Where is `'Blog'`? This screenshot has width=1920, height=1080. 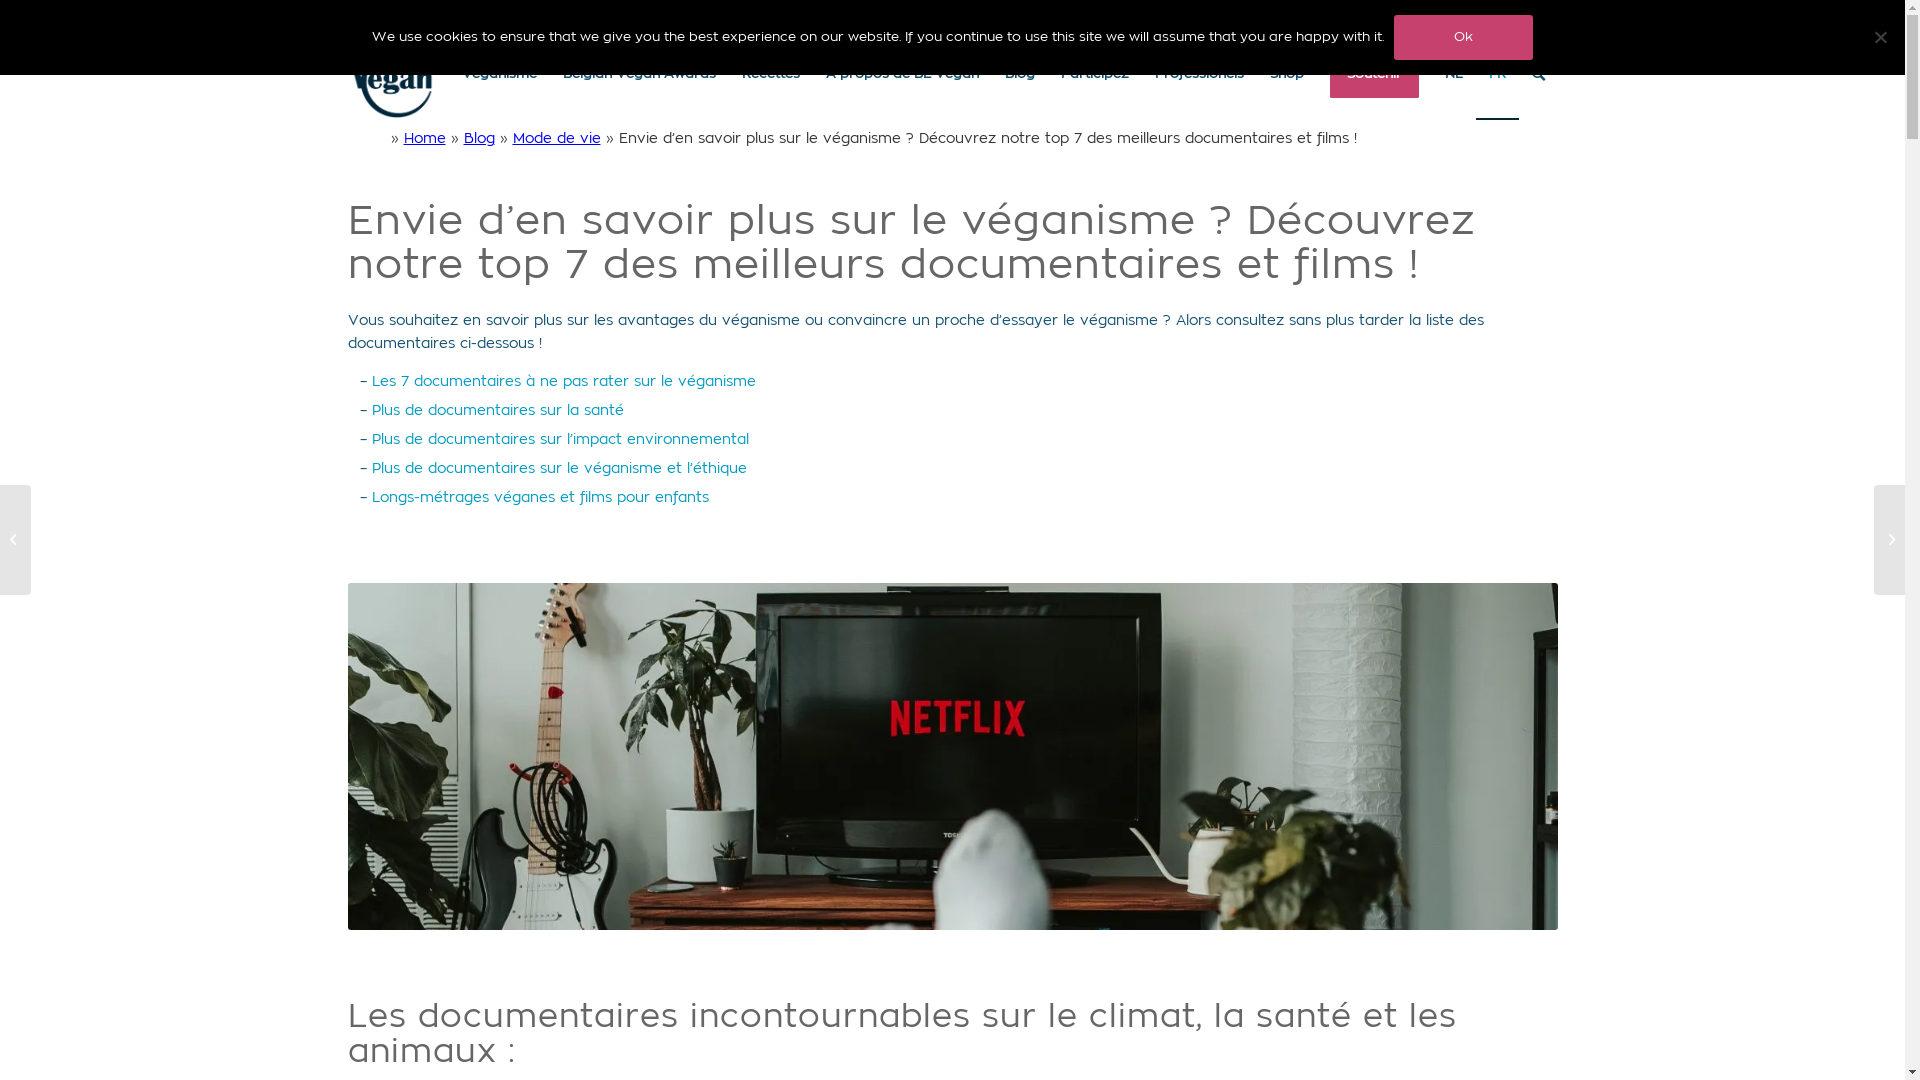
'Blog' is located at coordinates (1019, 73).